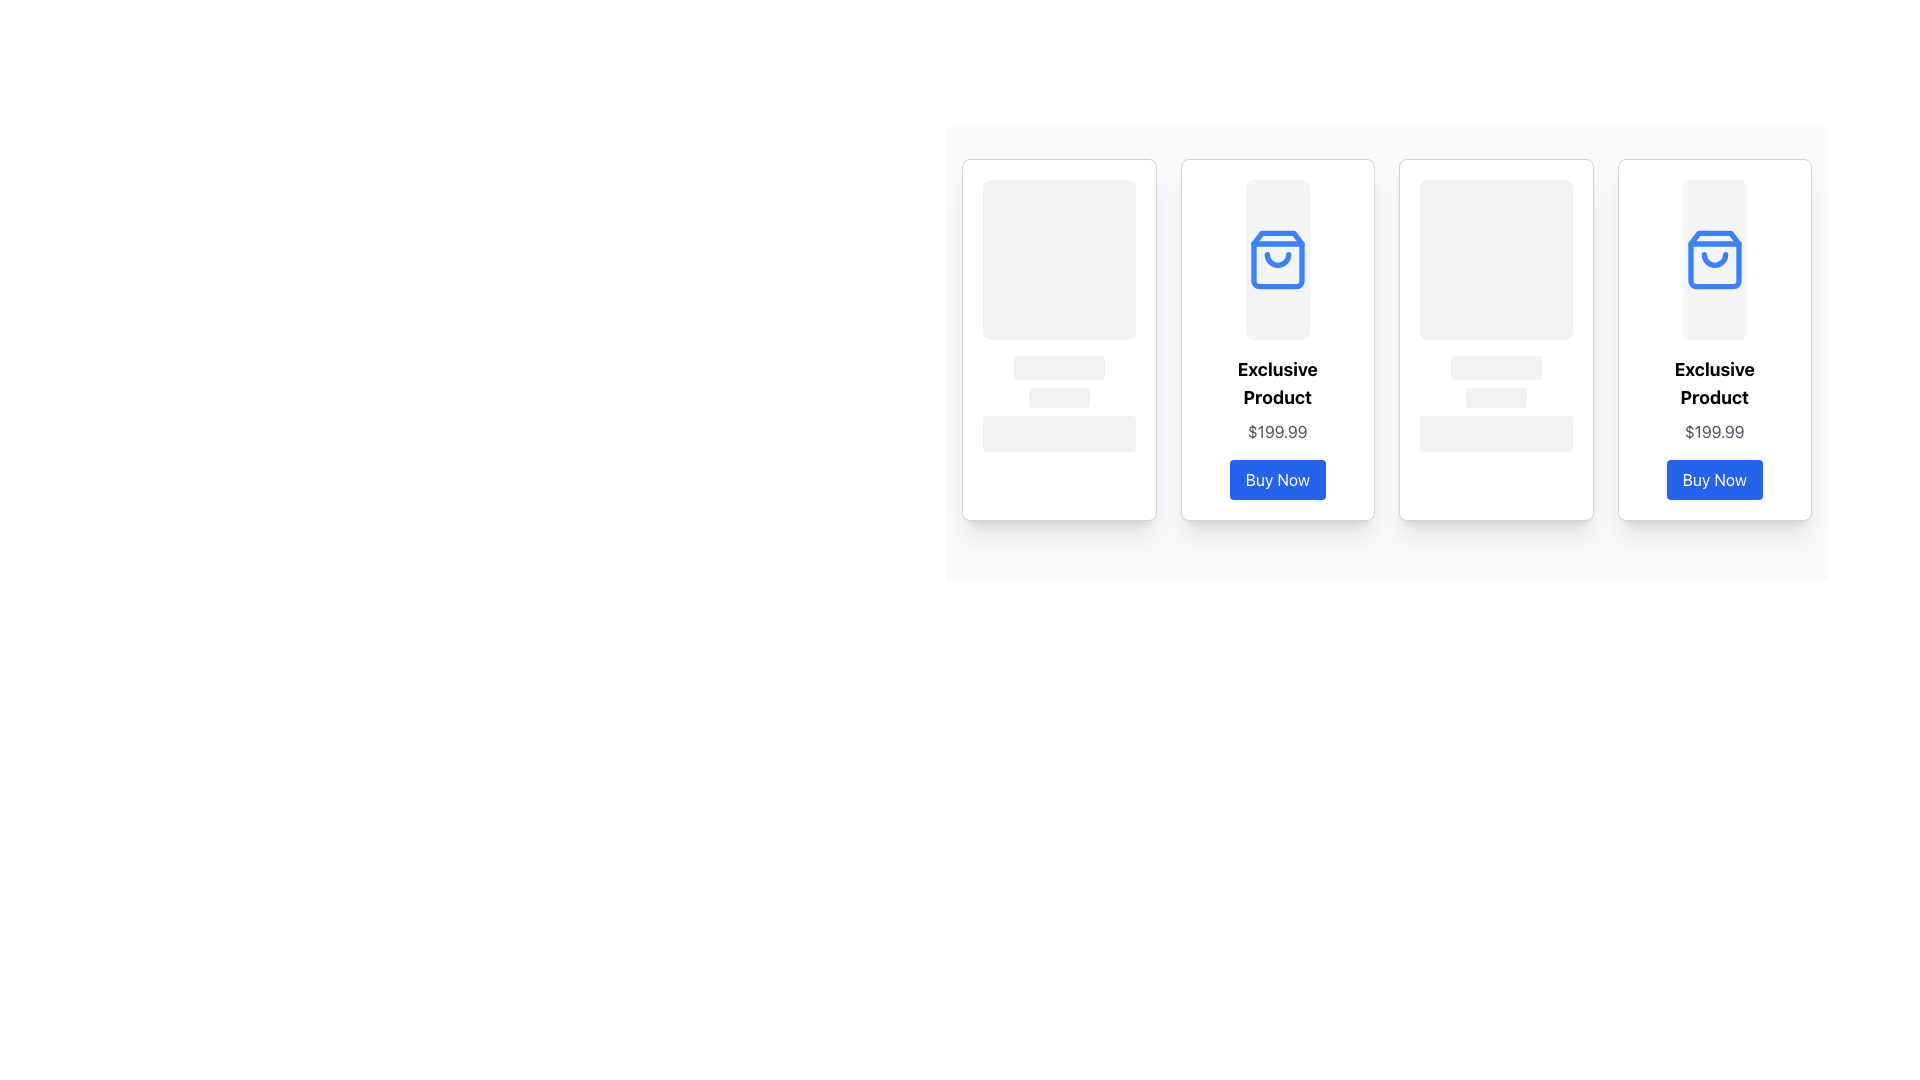  Describe the element at coordinates (1713, 479) in the screenshot. I see `the 'Purchase' button located at the bottom of the 'Exclusive Product' card` at that location.